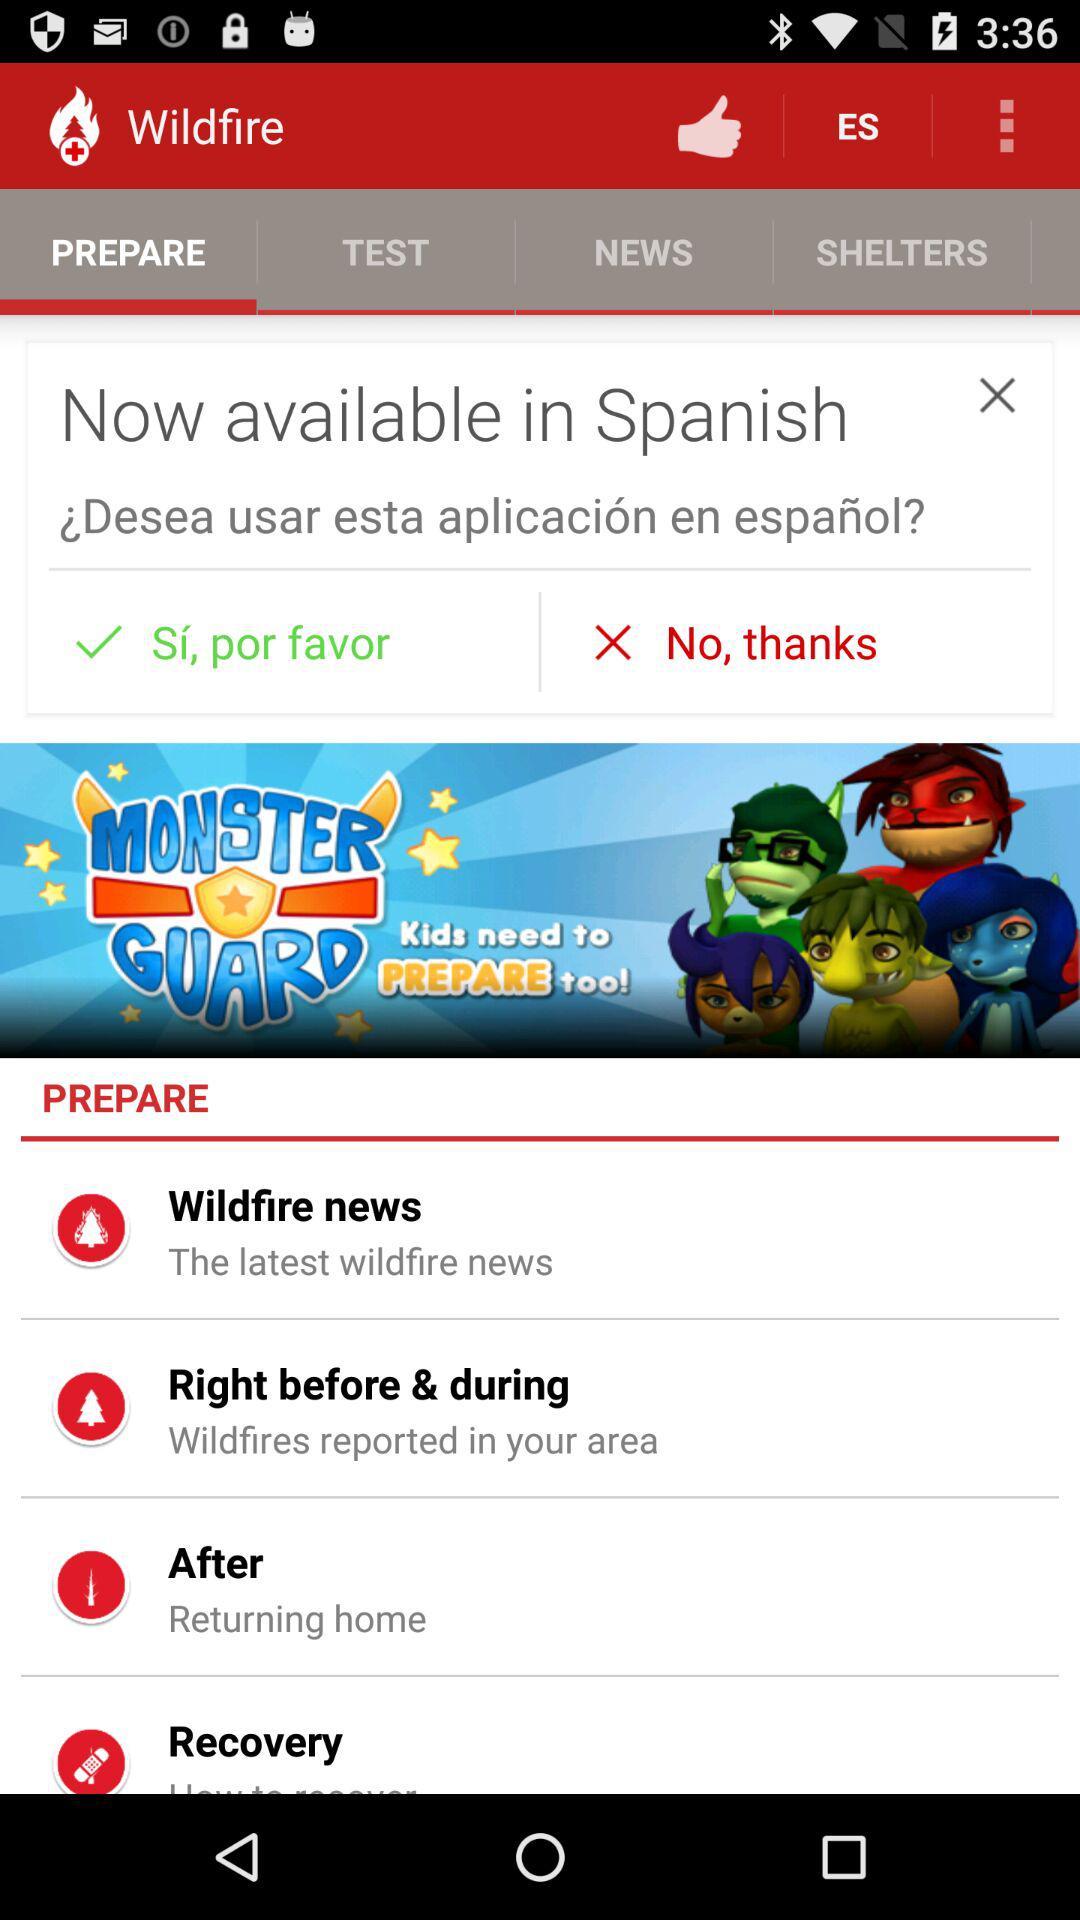 The width and height of the screenshot is (1080, 1920). I want to click on icon above the shelters icon, so click(1006, 124).